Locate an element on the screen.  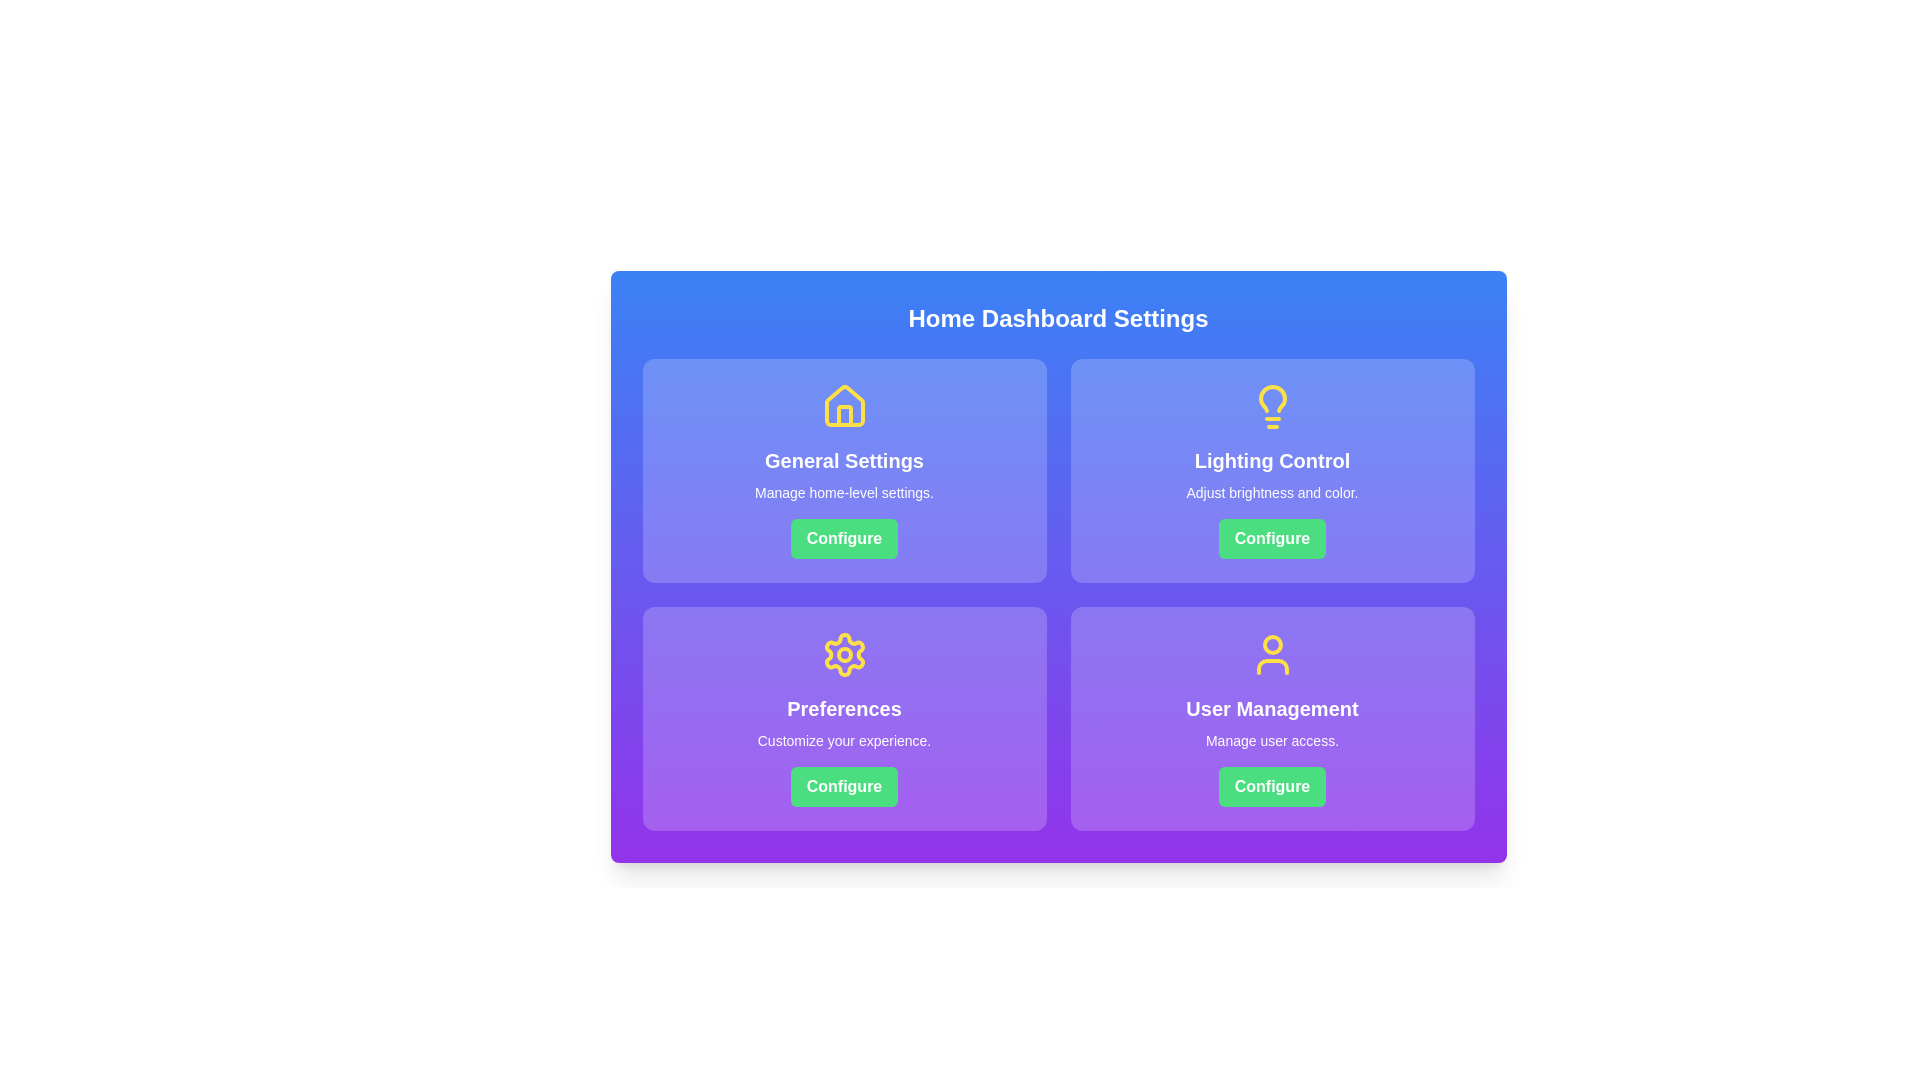
the icon corresponding to Lighting Control is located at coordinates (1271, 406).